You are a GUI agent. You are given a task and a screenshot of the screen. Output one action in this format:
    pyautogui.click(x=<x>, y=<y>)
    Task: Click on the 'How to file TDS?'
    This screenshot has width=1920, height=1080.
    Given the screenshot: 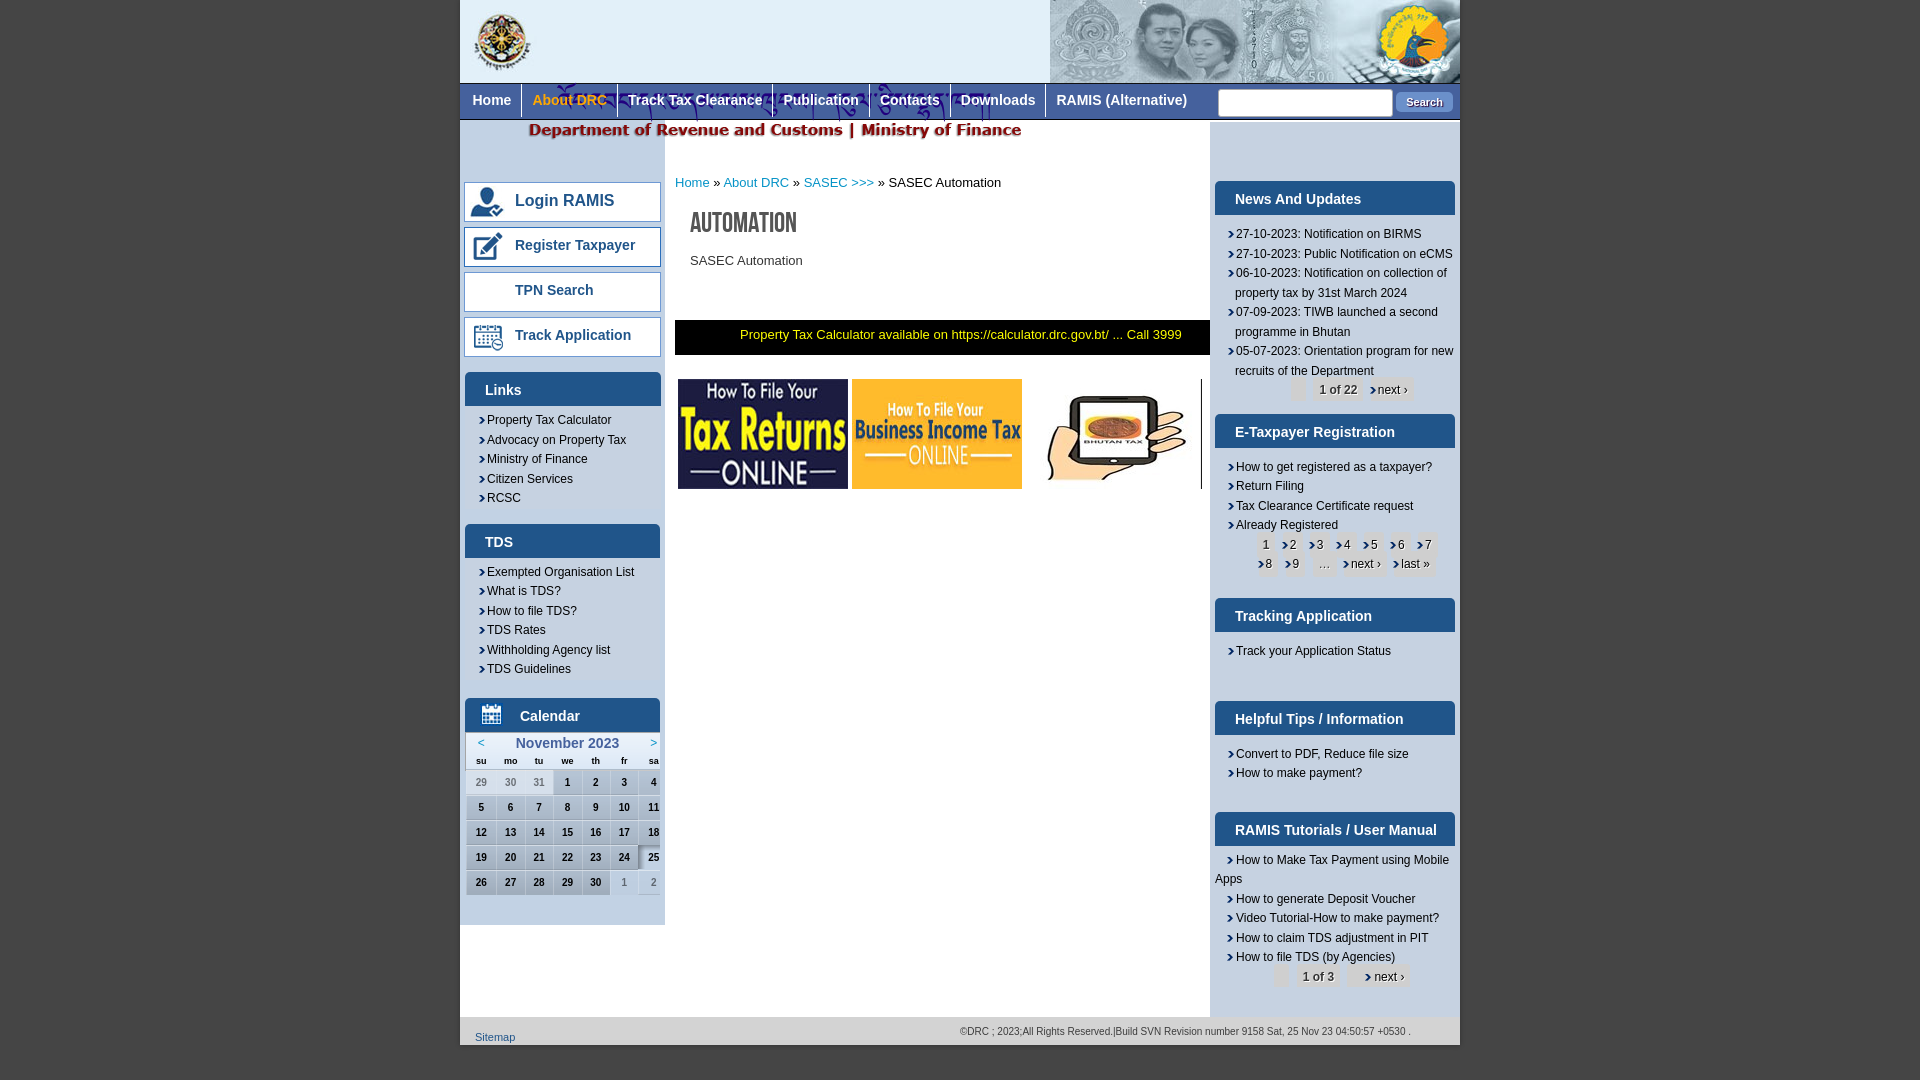 What is the action you would take?
    pyautogui.click(x=527, y=609)
    